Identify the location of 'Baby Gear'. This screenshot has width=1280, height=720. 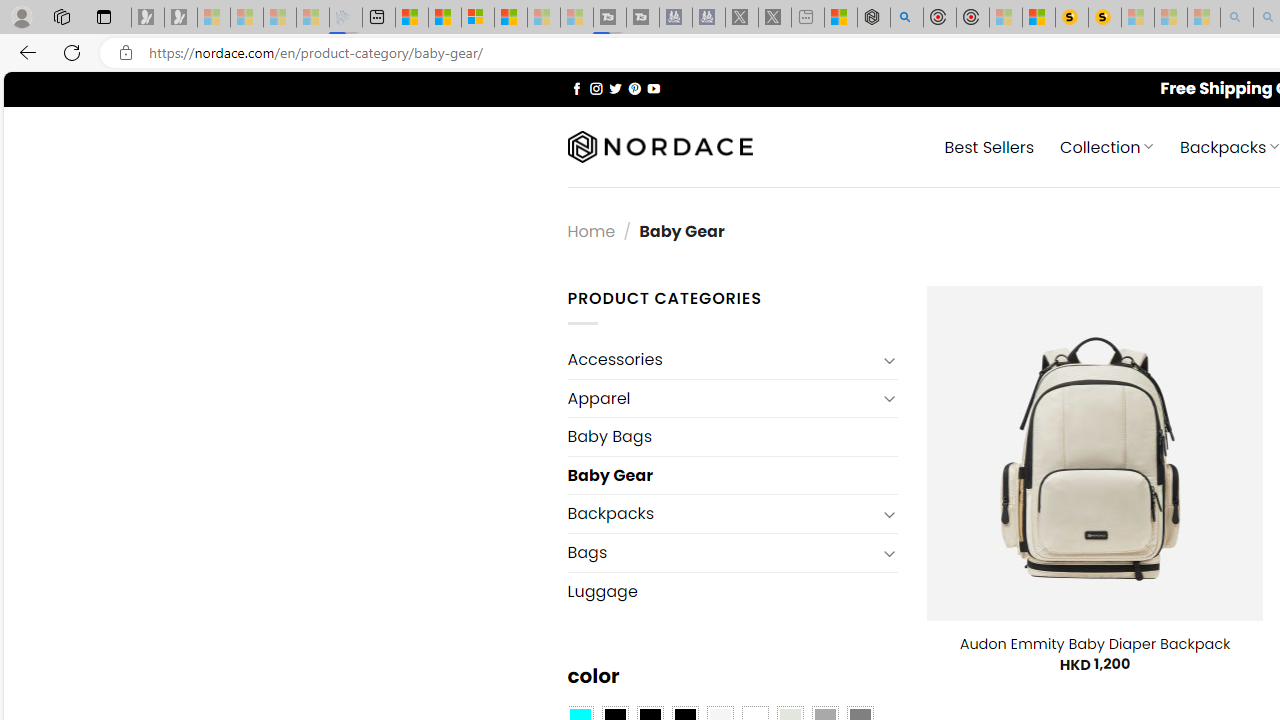
(731, 475).